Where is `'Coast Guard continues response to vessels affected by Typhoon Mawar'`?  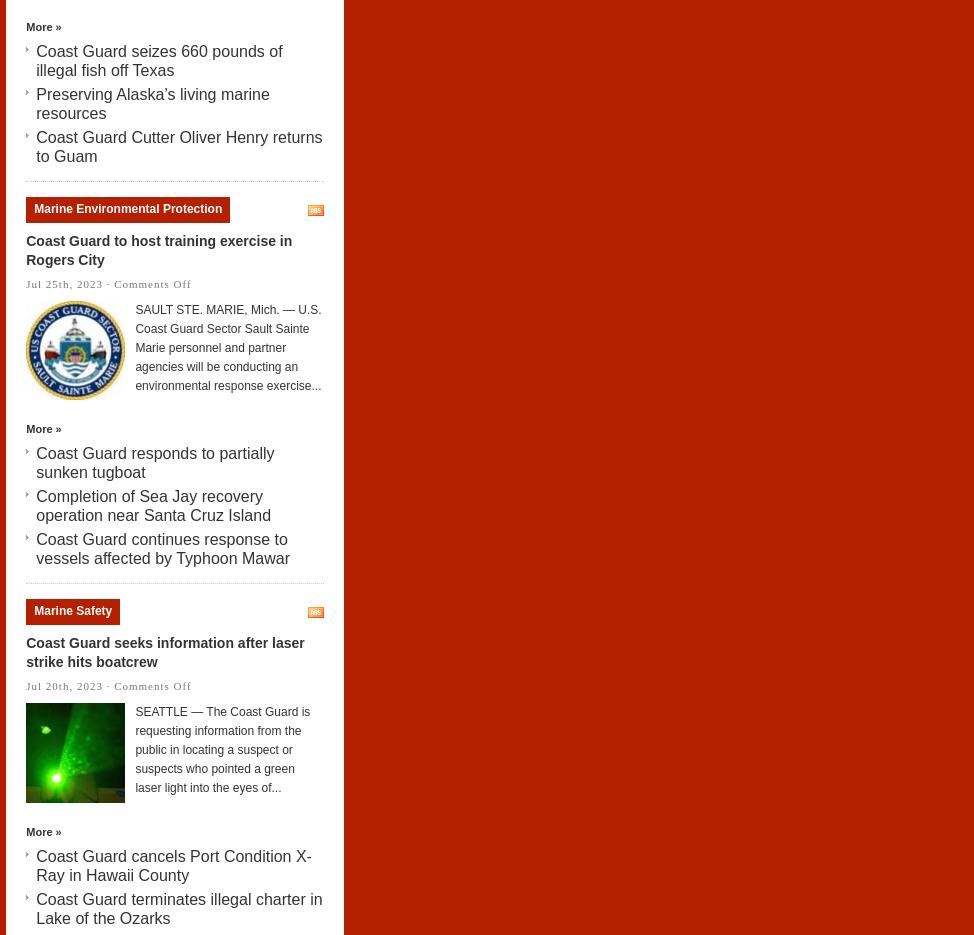 'Coast Guard continues response to vessels affected by Typhoon Mawar' is located at coordinates (36, 548).